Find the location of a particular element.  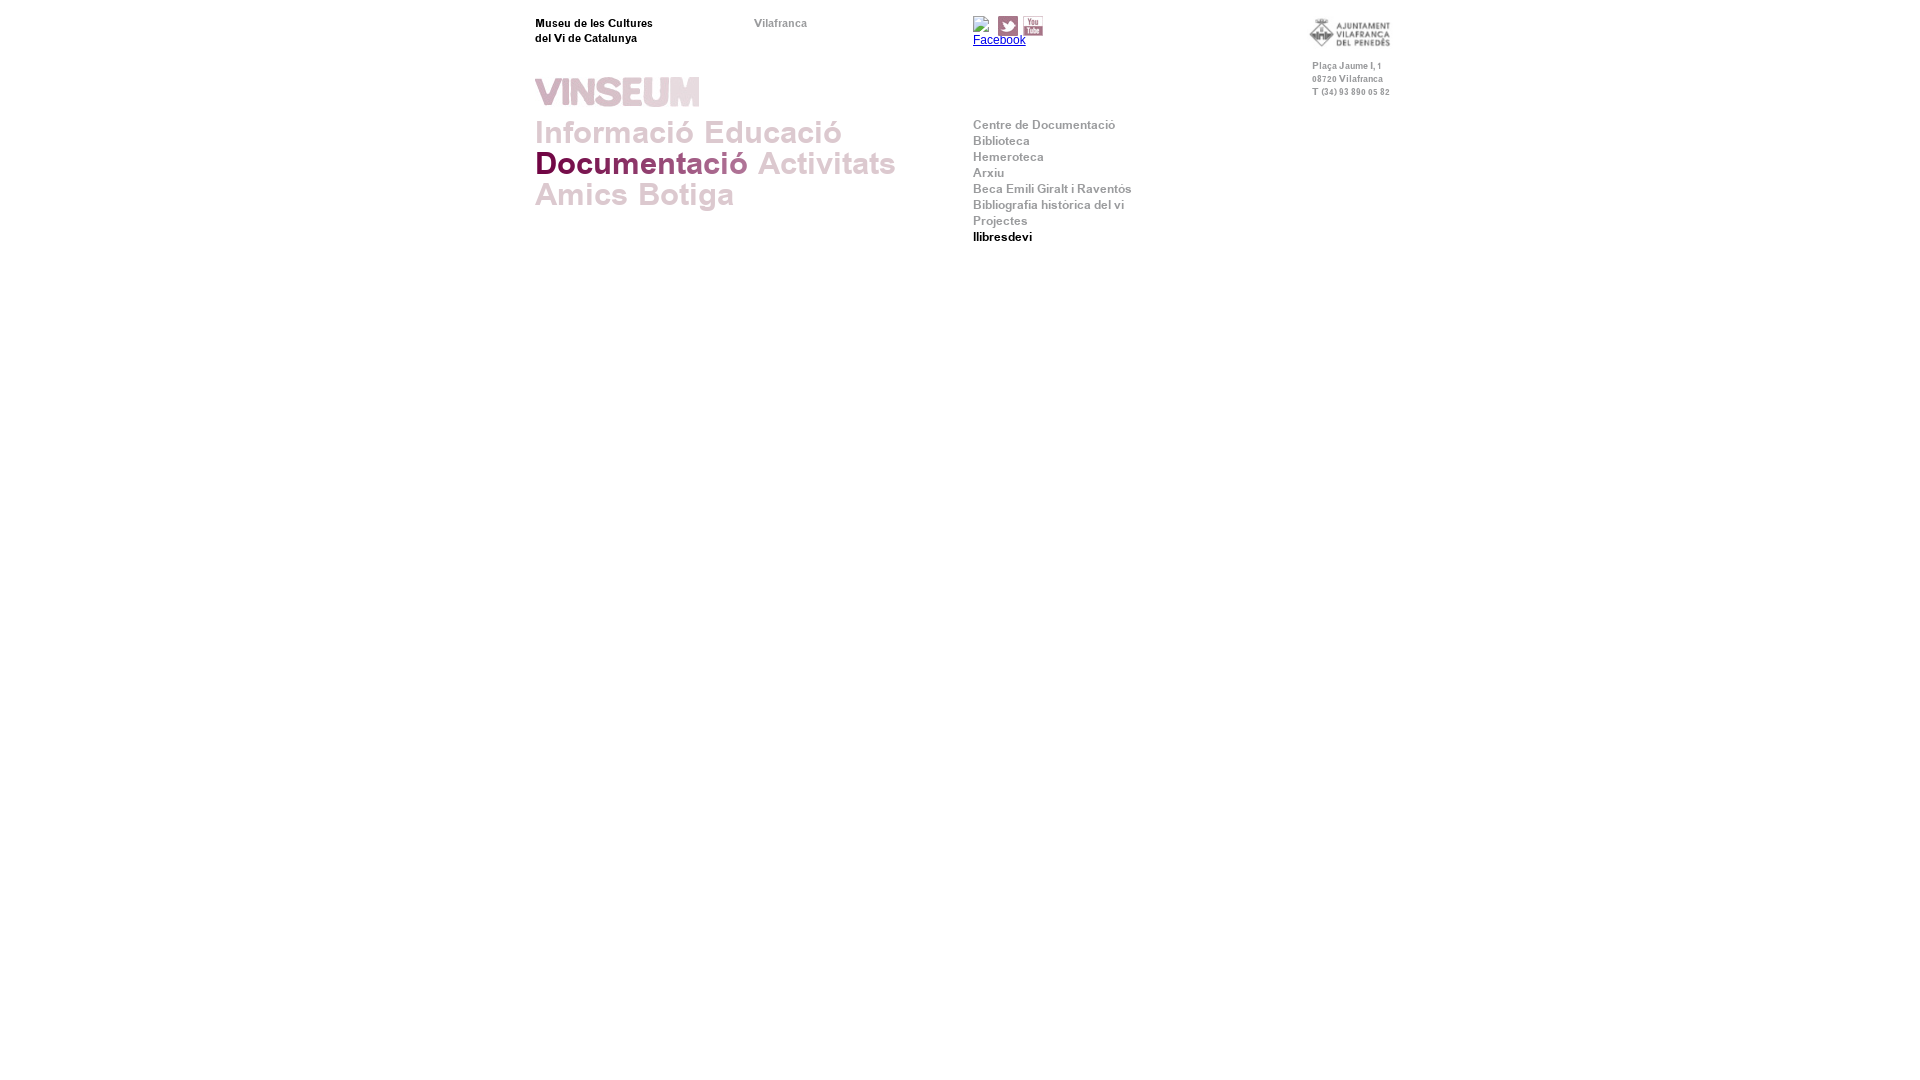

'Biblioteca' is located at coordinates (973, 140).